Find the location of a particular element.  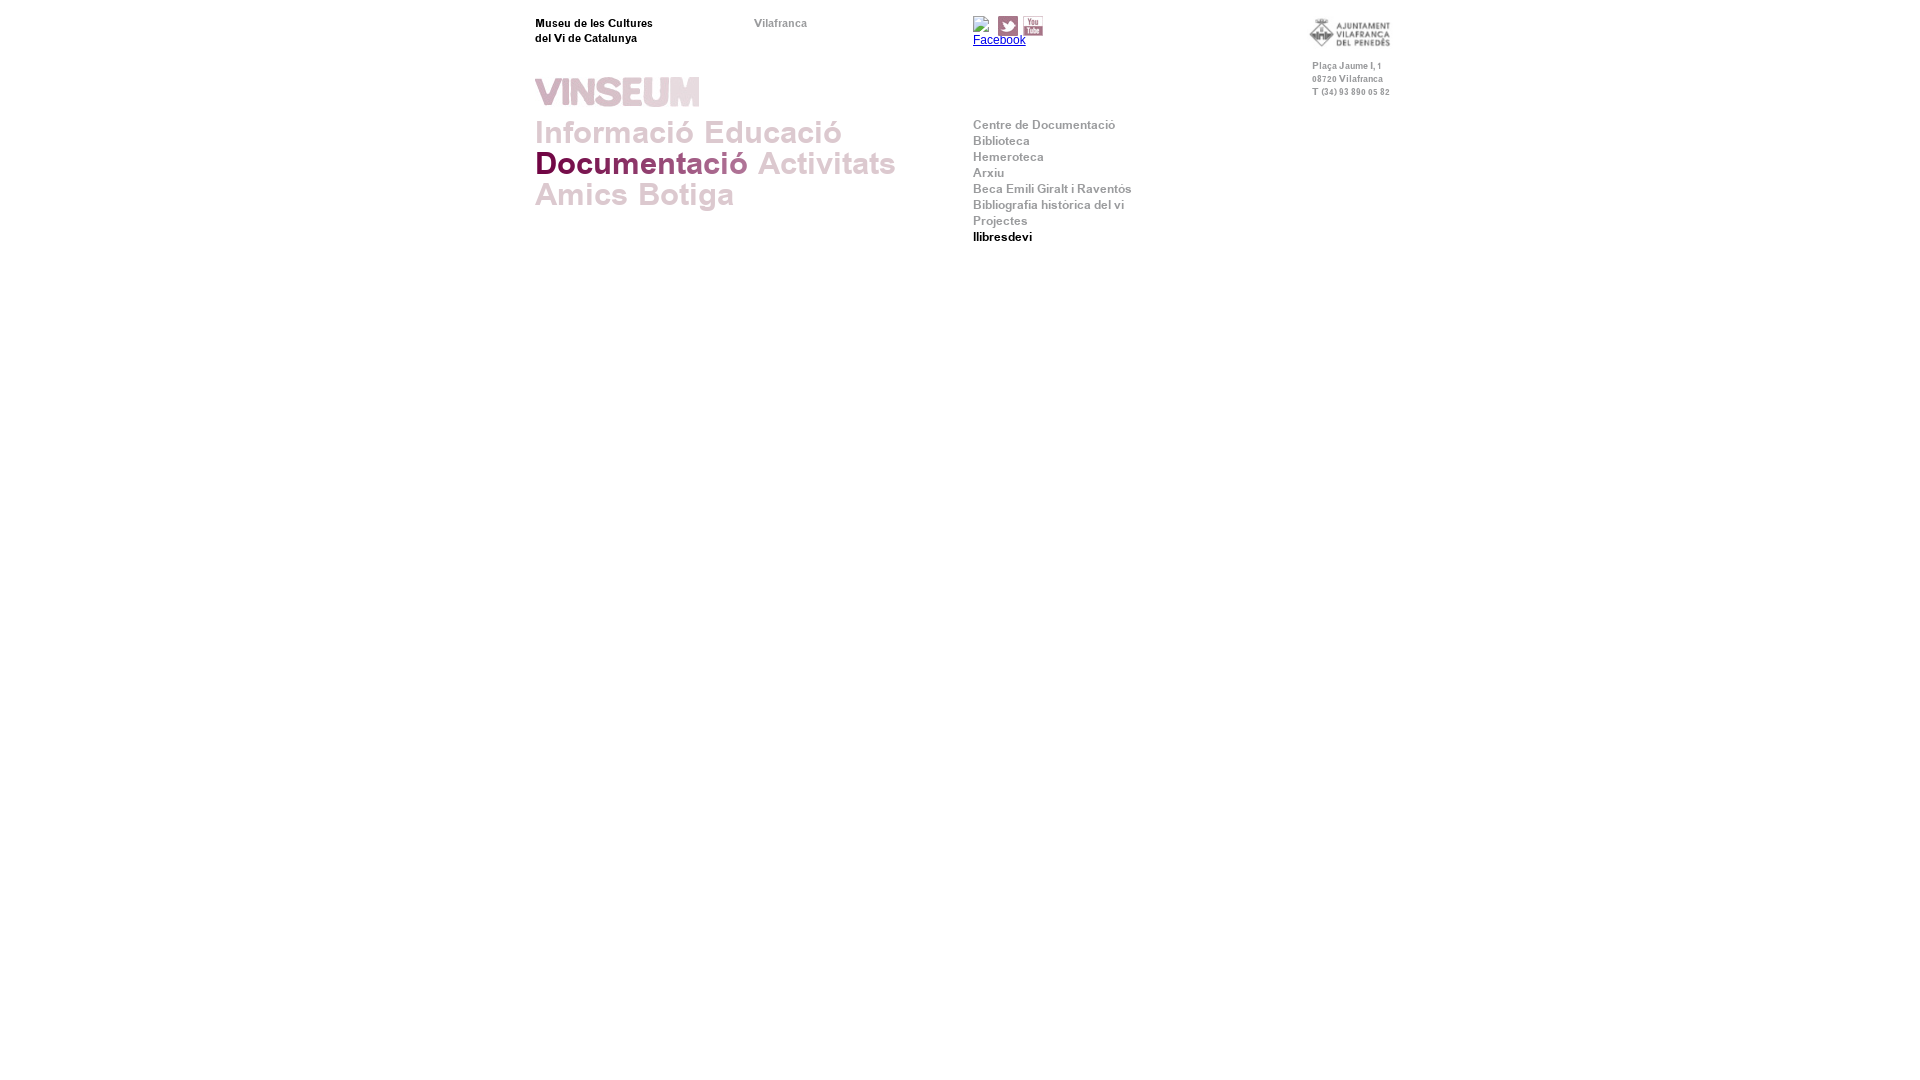

'Biblioteca' is located at coordinates (973, 140).